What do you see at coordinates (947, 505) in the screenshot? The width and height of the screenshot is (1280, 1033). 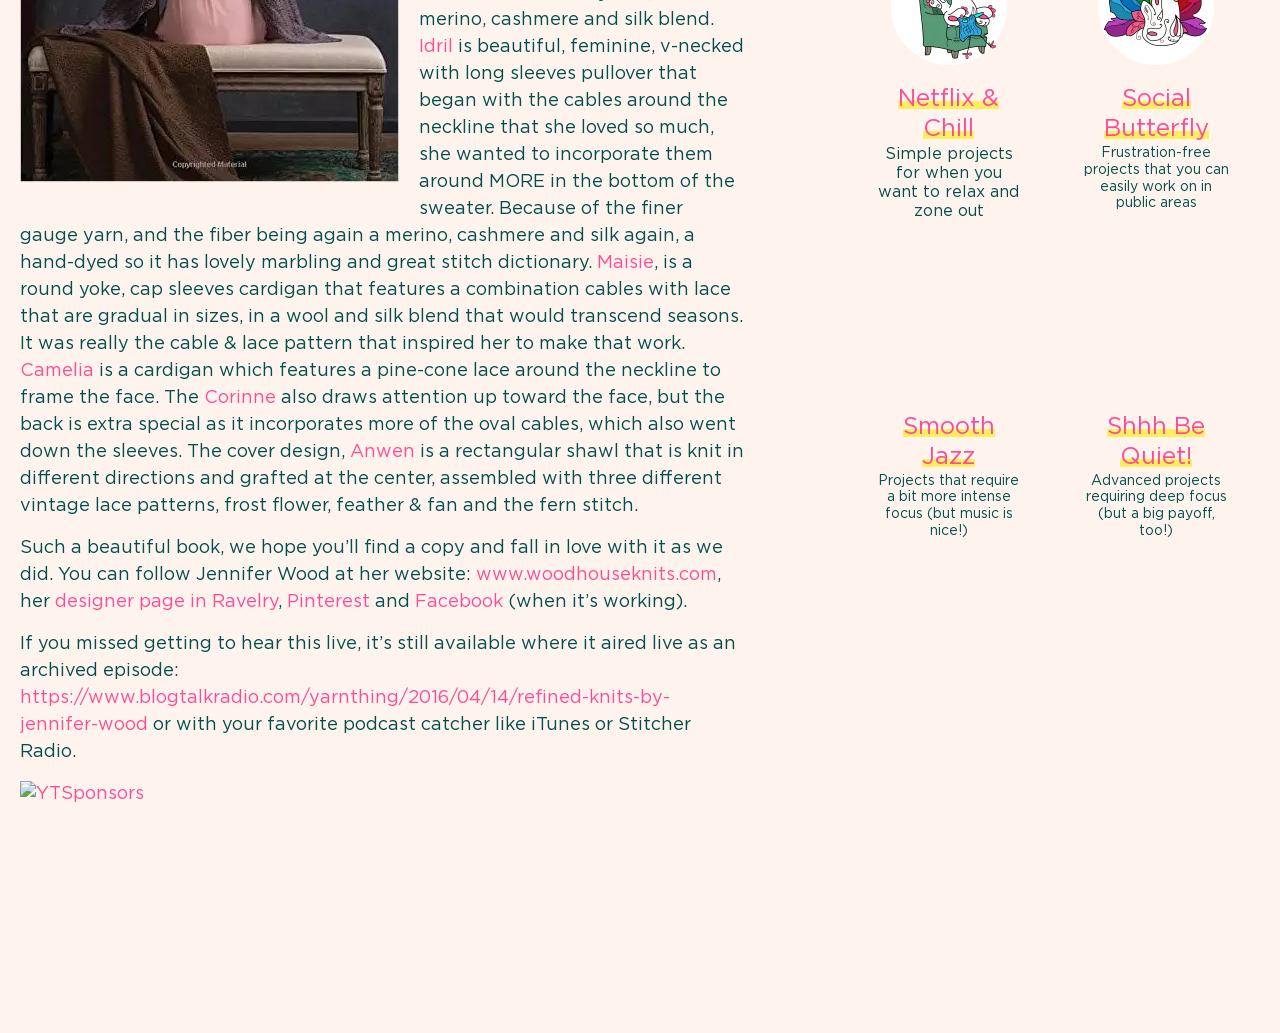 I see `'Projects that require a bit more intense focus (but music is nice!)'` at bounding box center [947, 505].